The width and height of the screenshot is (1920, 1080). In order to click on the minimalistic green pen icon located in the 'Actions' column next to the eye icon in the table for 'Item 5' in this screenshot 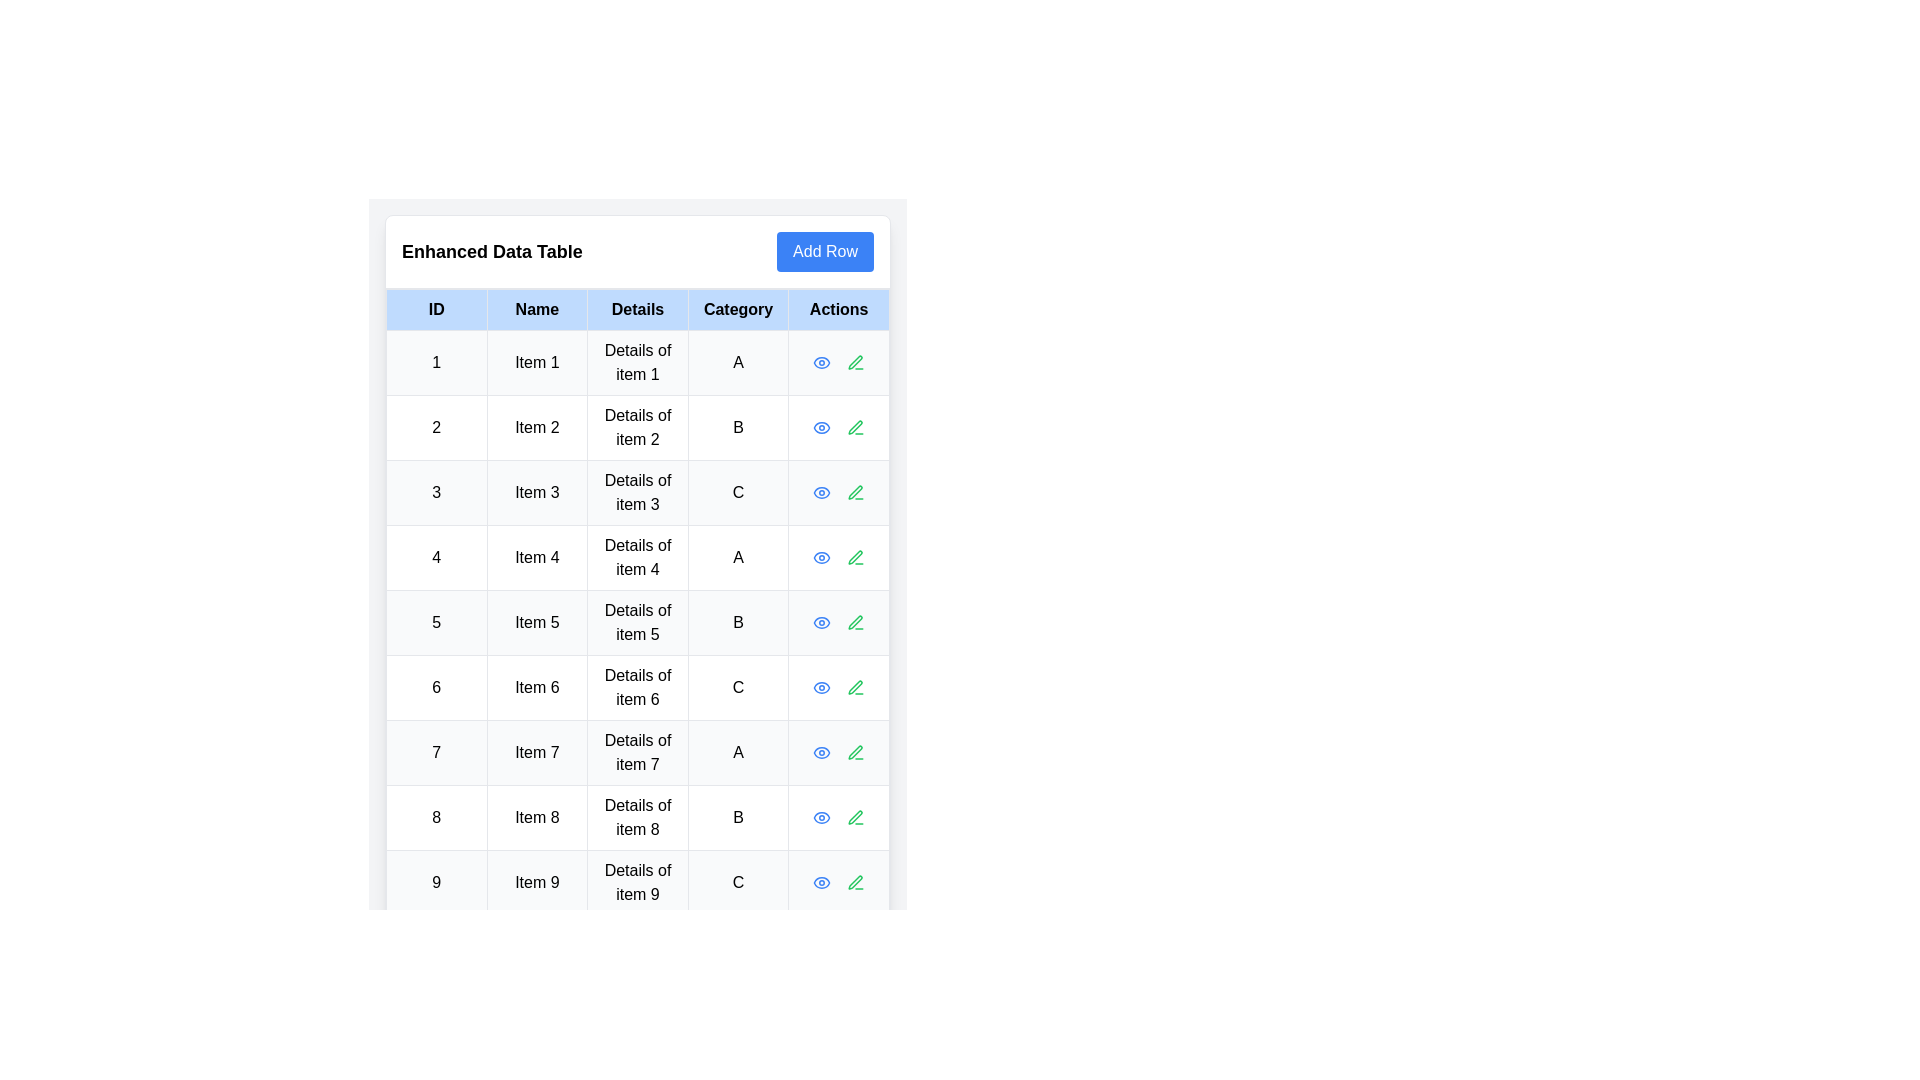, I will do `click(855, 621)`.